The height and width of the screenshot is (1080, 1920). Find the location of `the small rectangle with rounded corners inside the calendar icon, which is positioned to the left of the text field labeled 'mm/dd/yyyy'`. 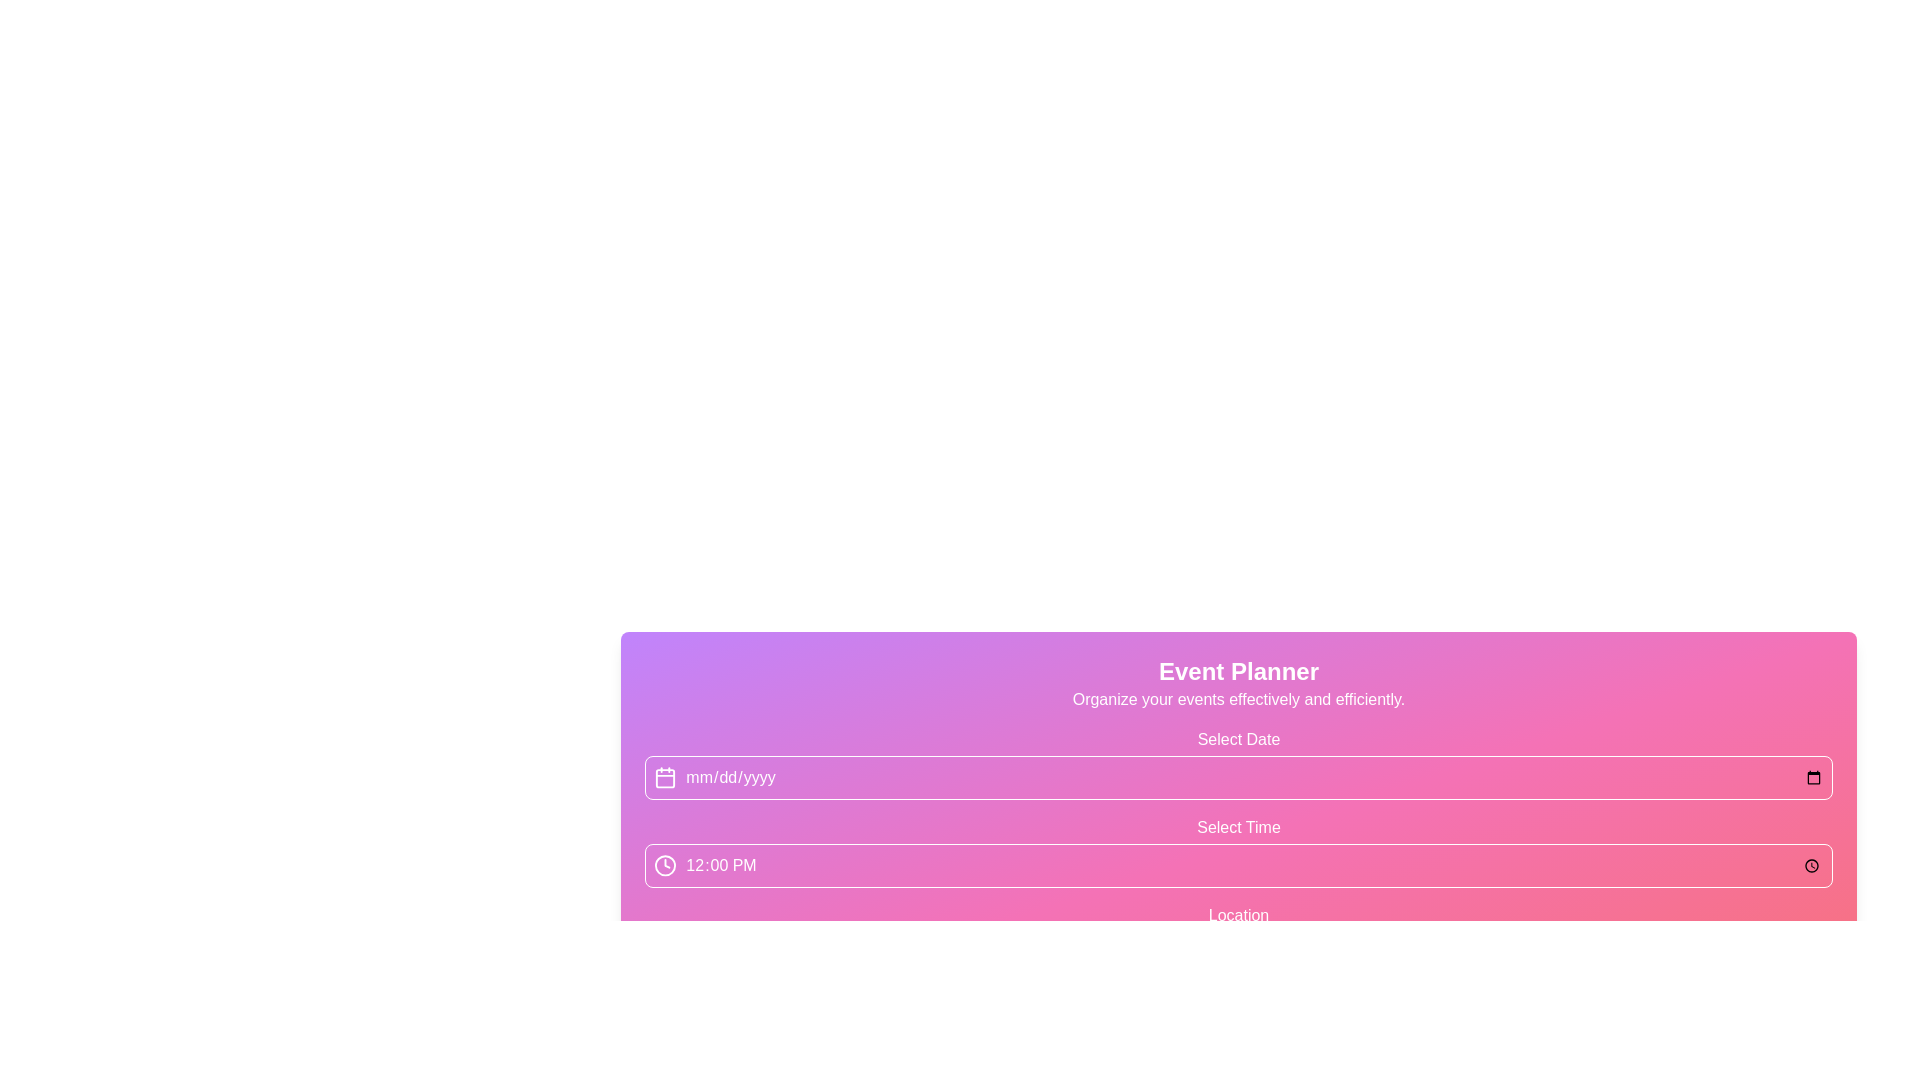

the small rectangle with rounded corners inside the calendar icon, which is positioned to the left of the text field labeled 'mm/dd/yyyy' is located at coordinates (665, 778).